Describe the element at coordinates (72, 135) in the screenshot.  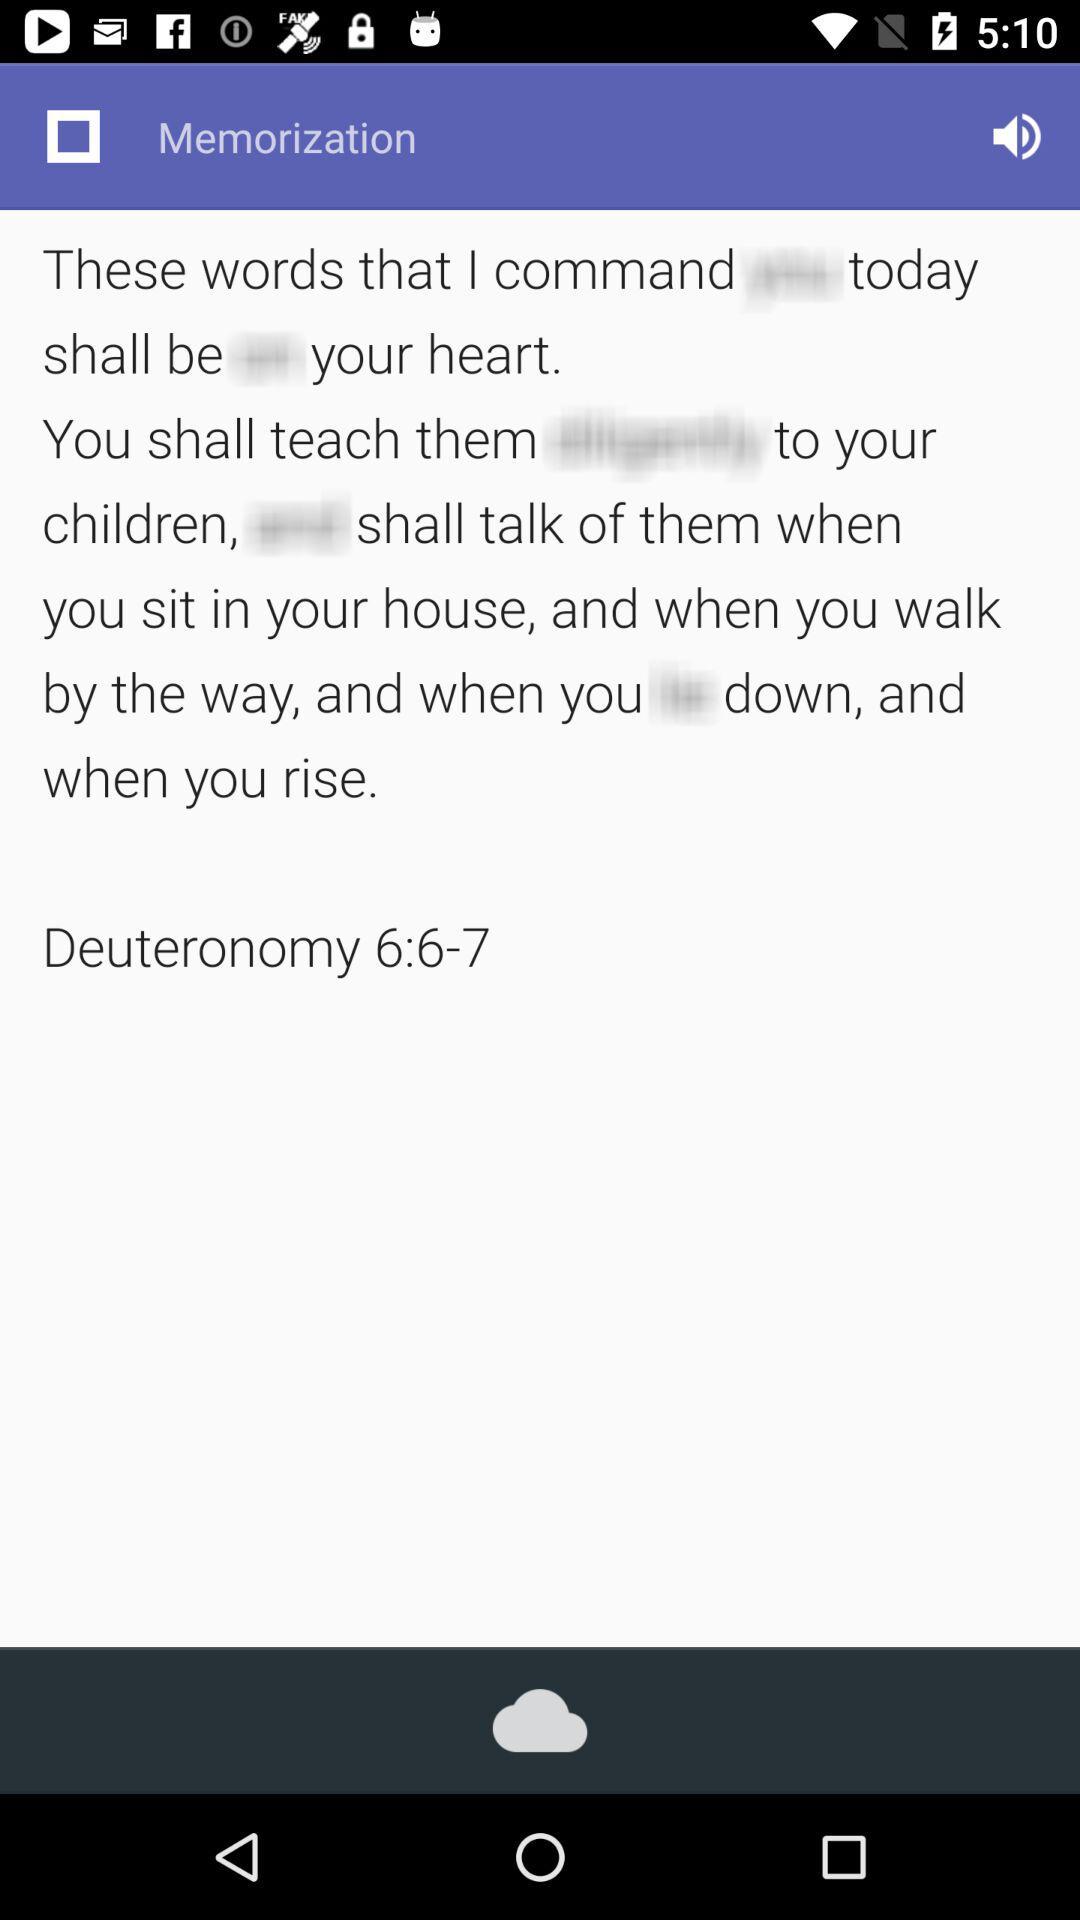
I see `item above these words that icon` at that location.